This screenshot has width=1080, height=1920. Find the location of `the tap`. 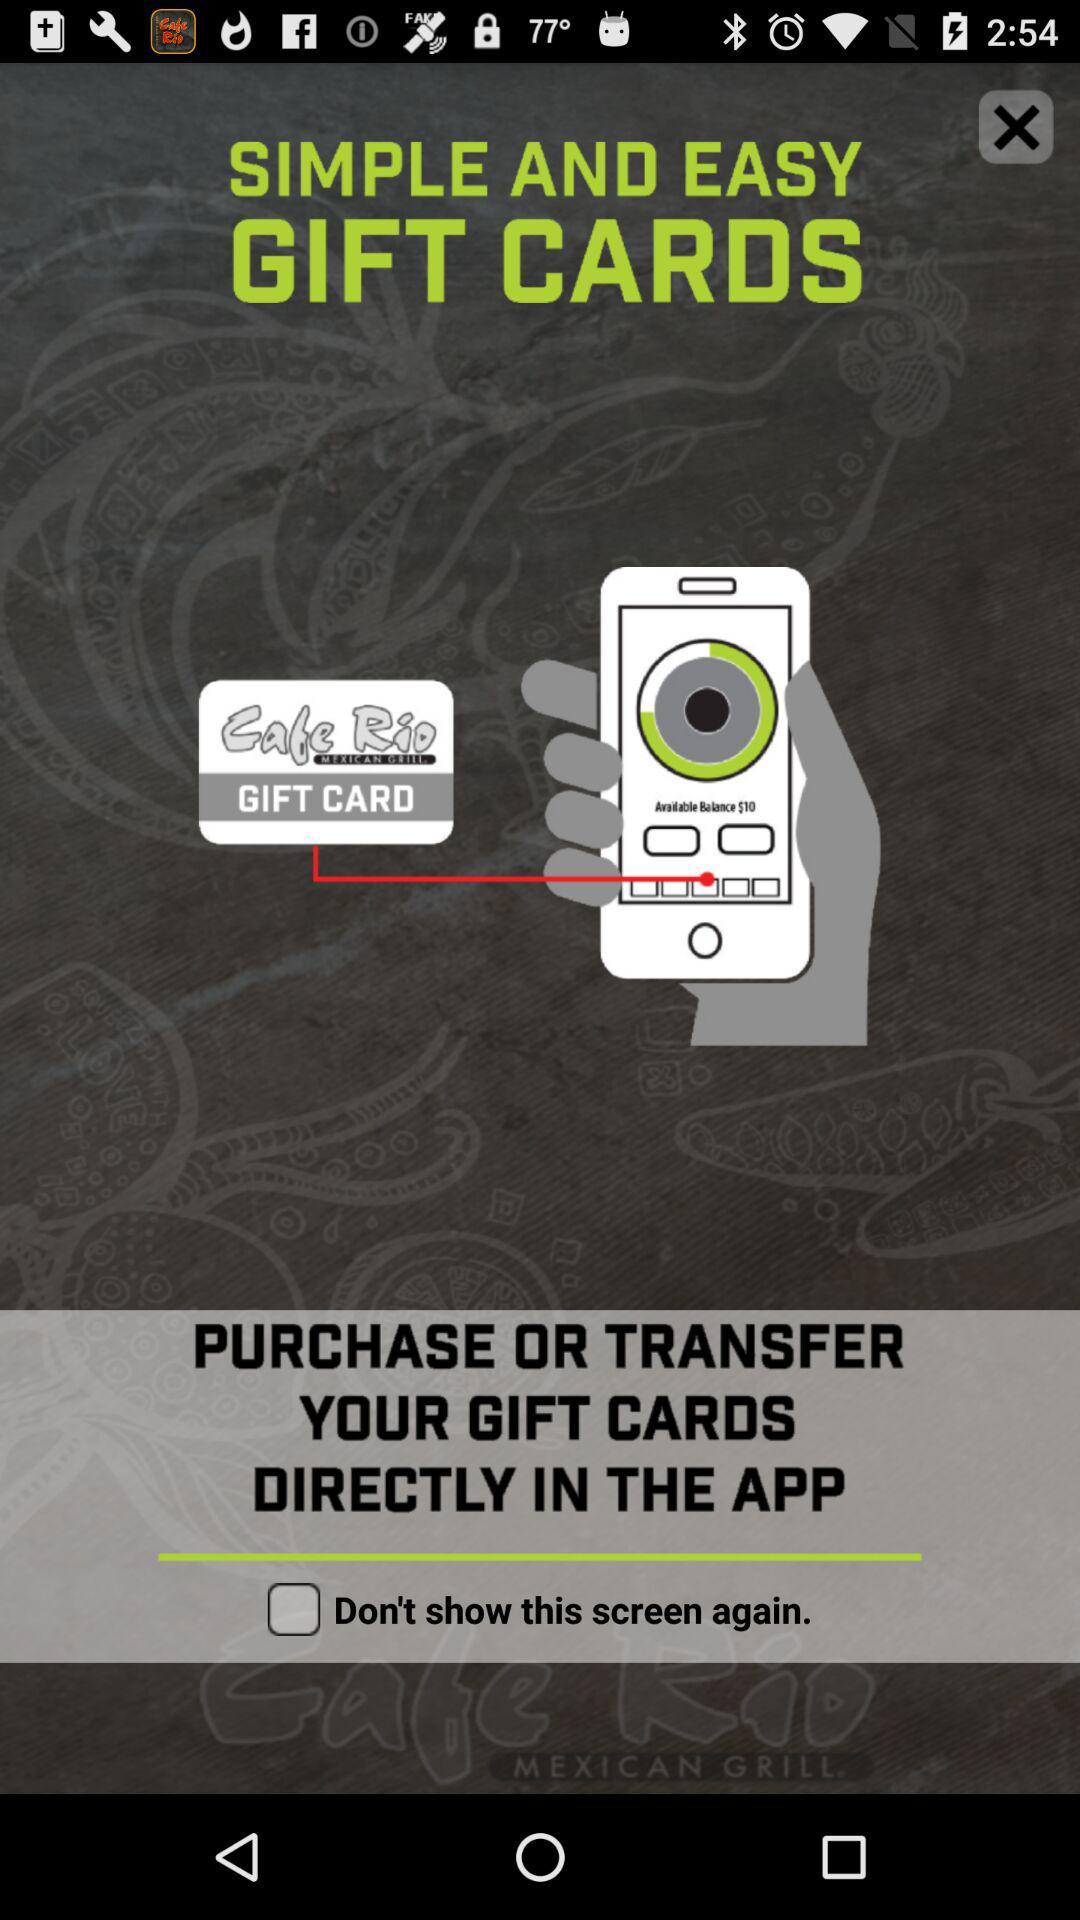

the tap is located at coordinates (1016, 125).